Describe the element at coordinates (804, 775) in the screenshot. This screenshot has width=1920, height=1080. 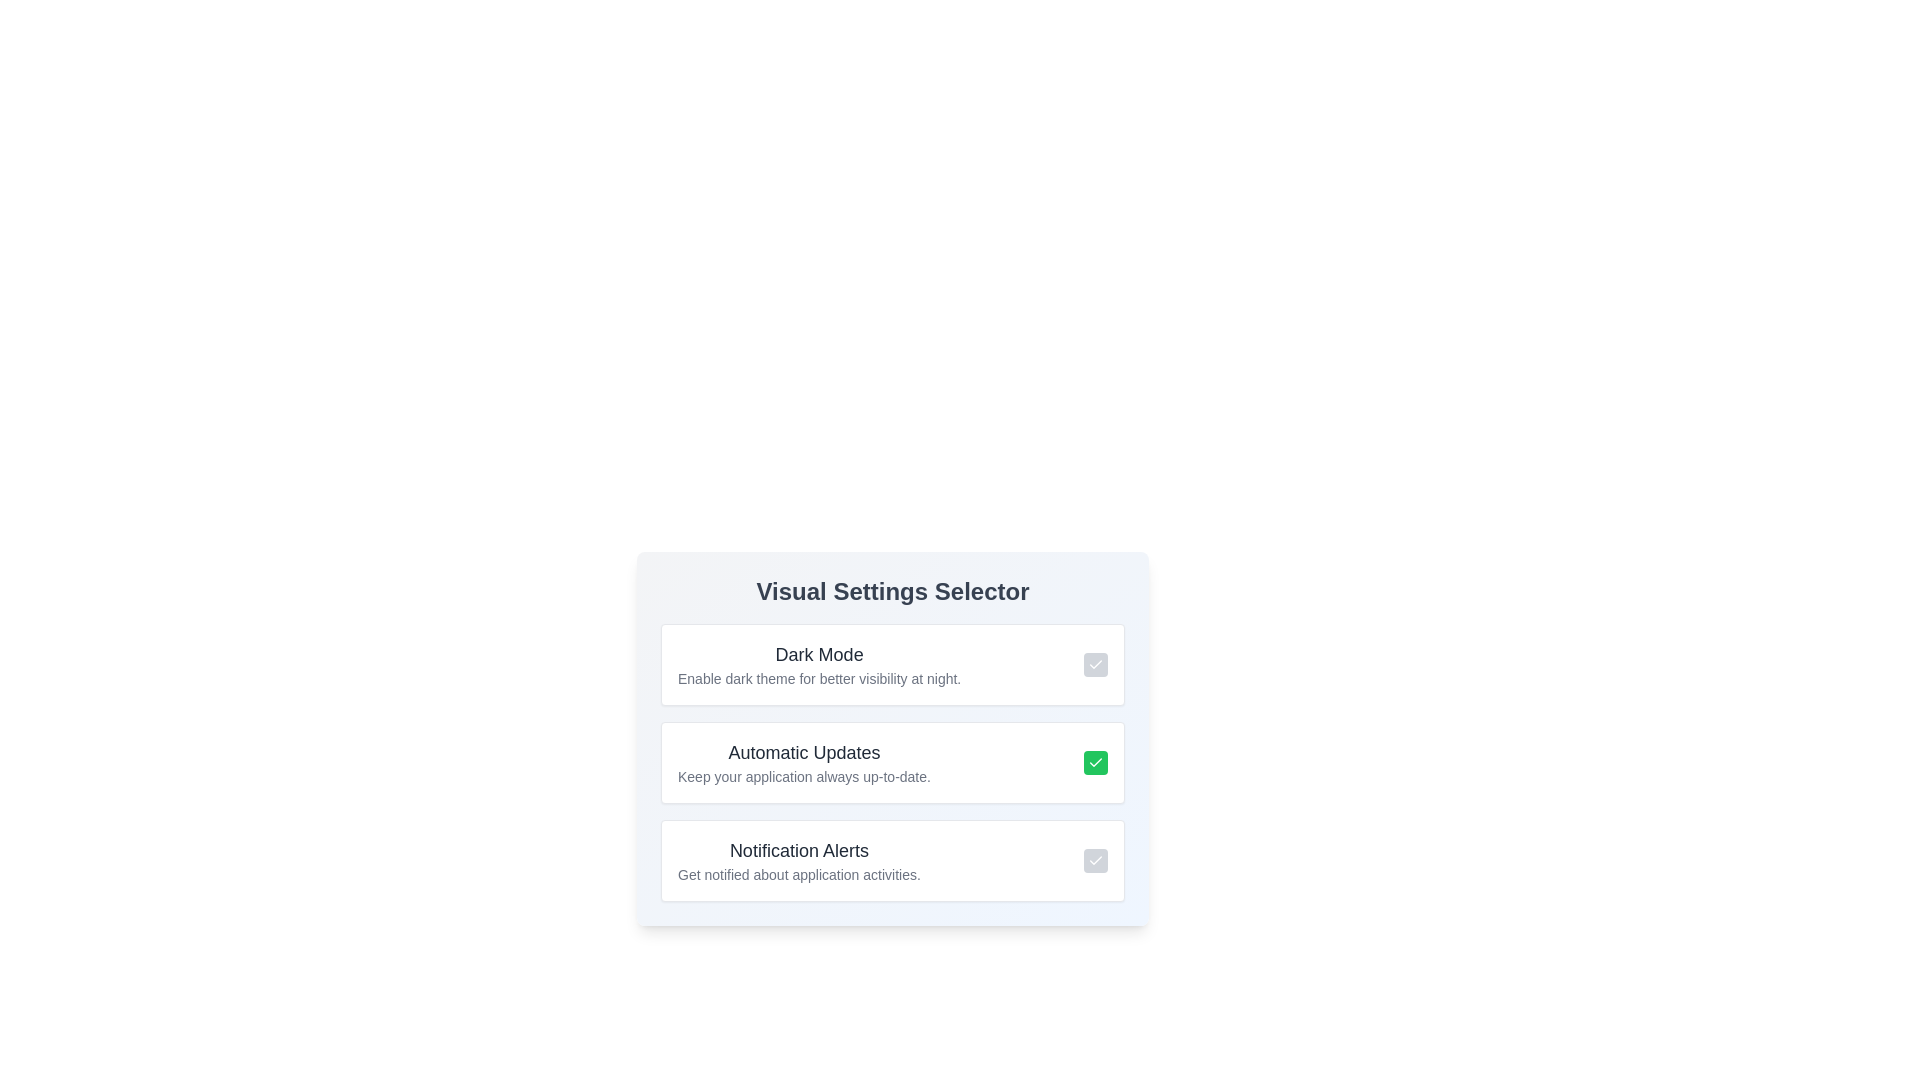
I see `the static text that describes the purpose of the 'Automatic Updates' feature, located within the settings interface under the 'Automatic Updates' section` at that location.